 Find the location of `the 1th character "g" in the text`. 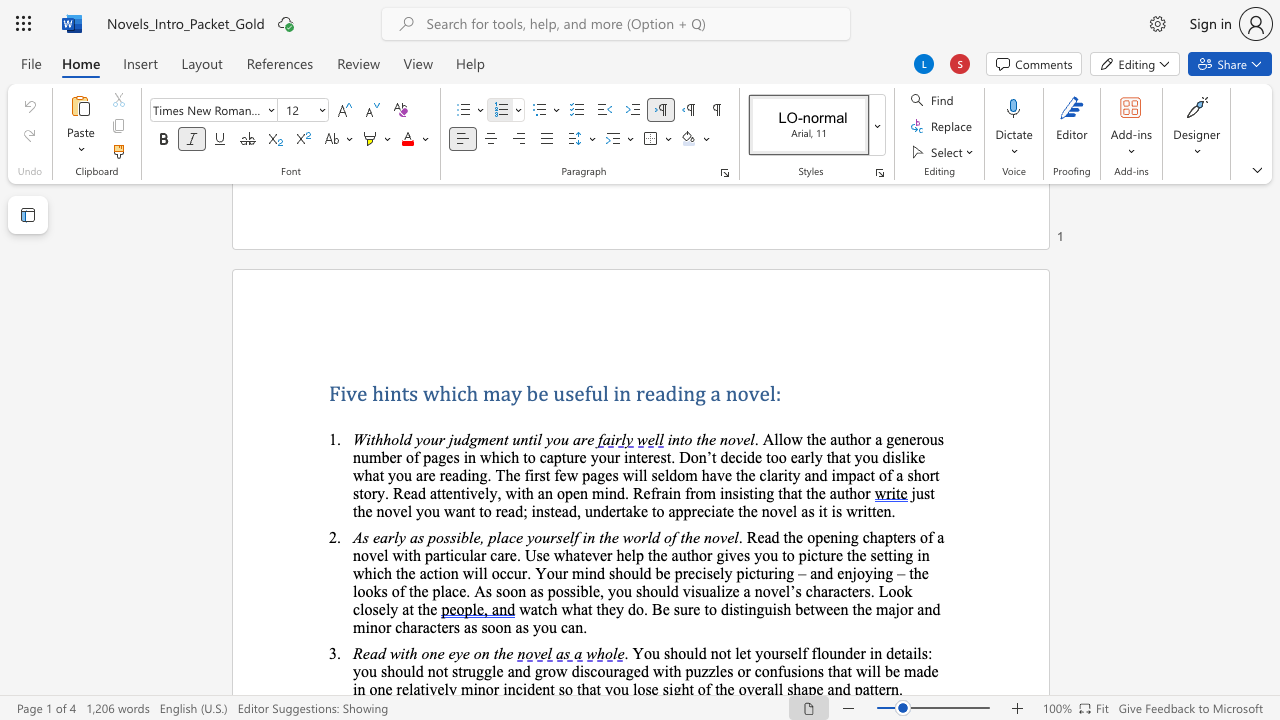

the 1th character "g" in the text is located at coordinates (700, 393).